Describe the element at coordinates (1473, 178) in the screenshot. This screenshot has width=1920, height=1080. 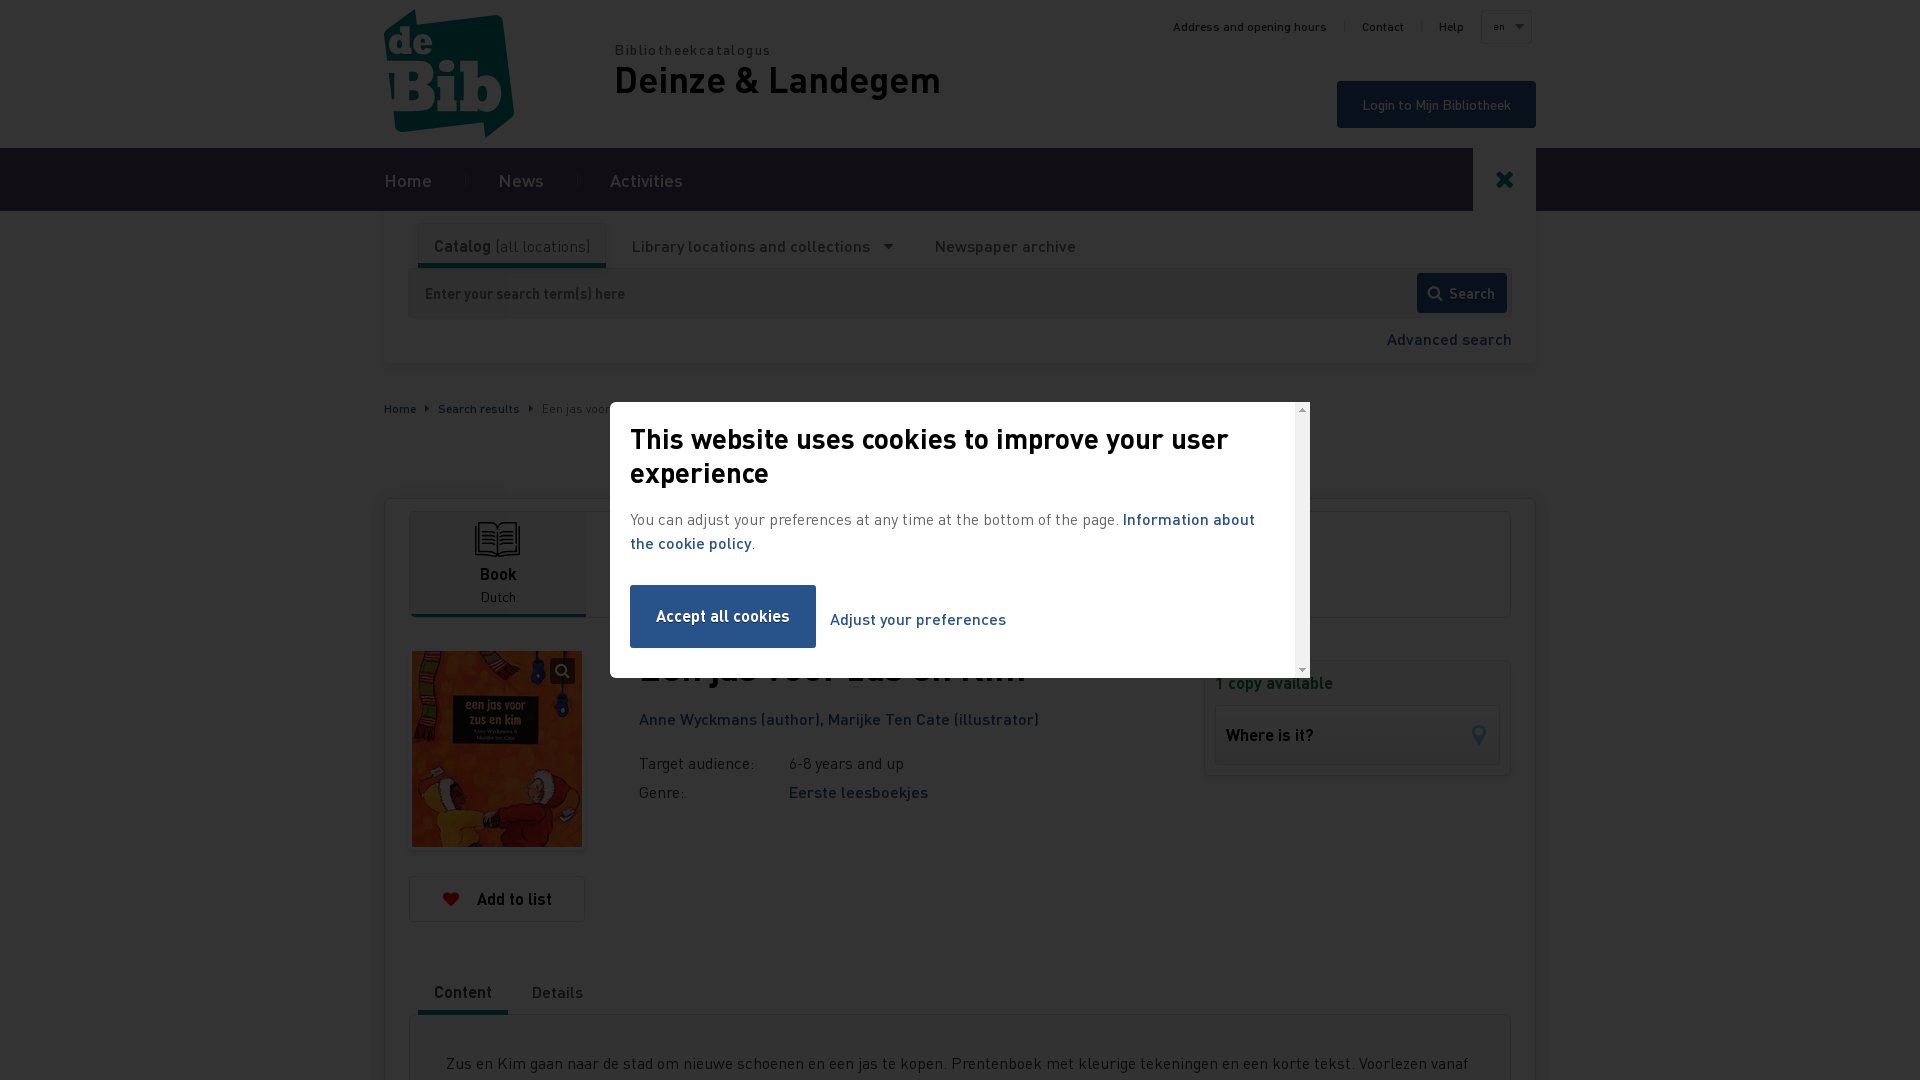
I see `'Toggle search'` at that location.